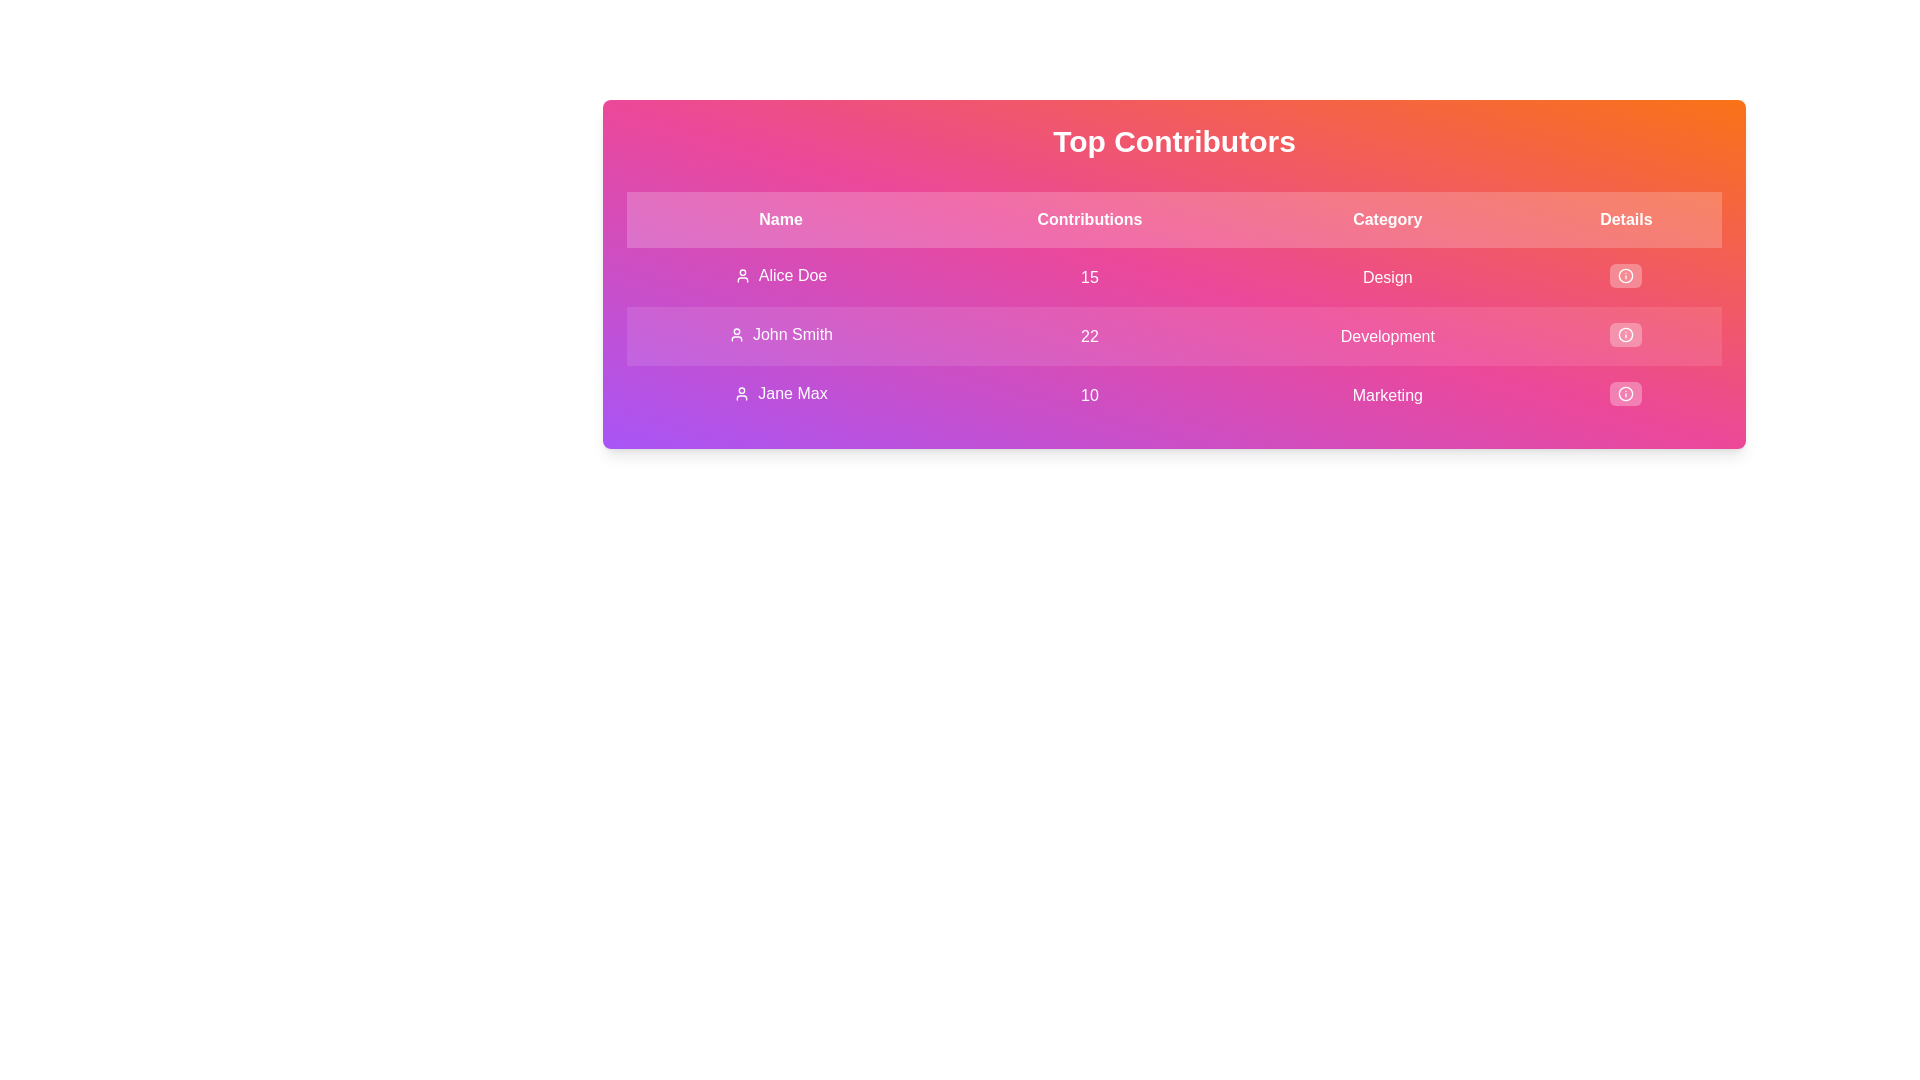 Image resolution: width=1920 pixels, height=1080 pixels. What do you see at coordinates (1088, 277) in the screenshot?
I see `the static text label displaying the number '15' in the 'Contributions' column for 'Alice Doe', which is centered within its cell` at bounding box center [1088, 277].